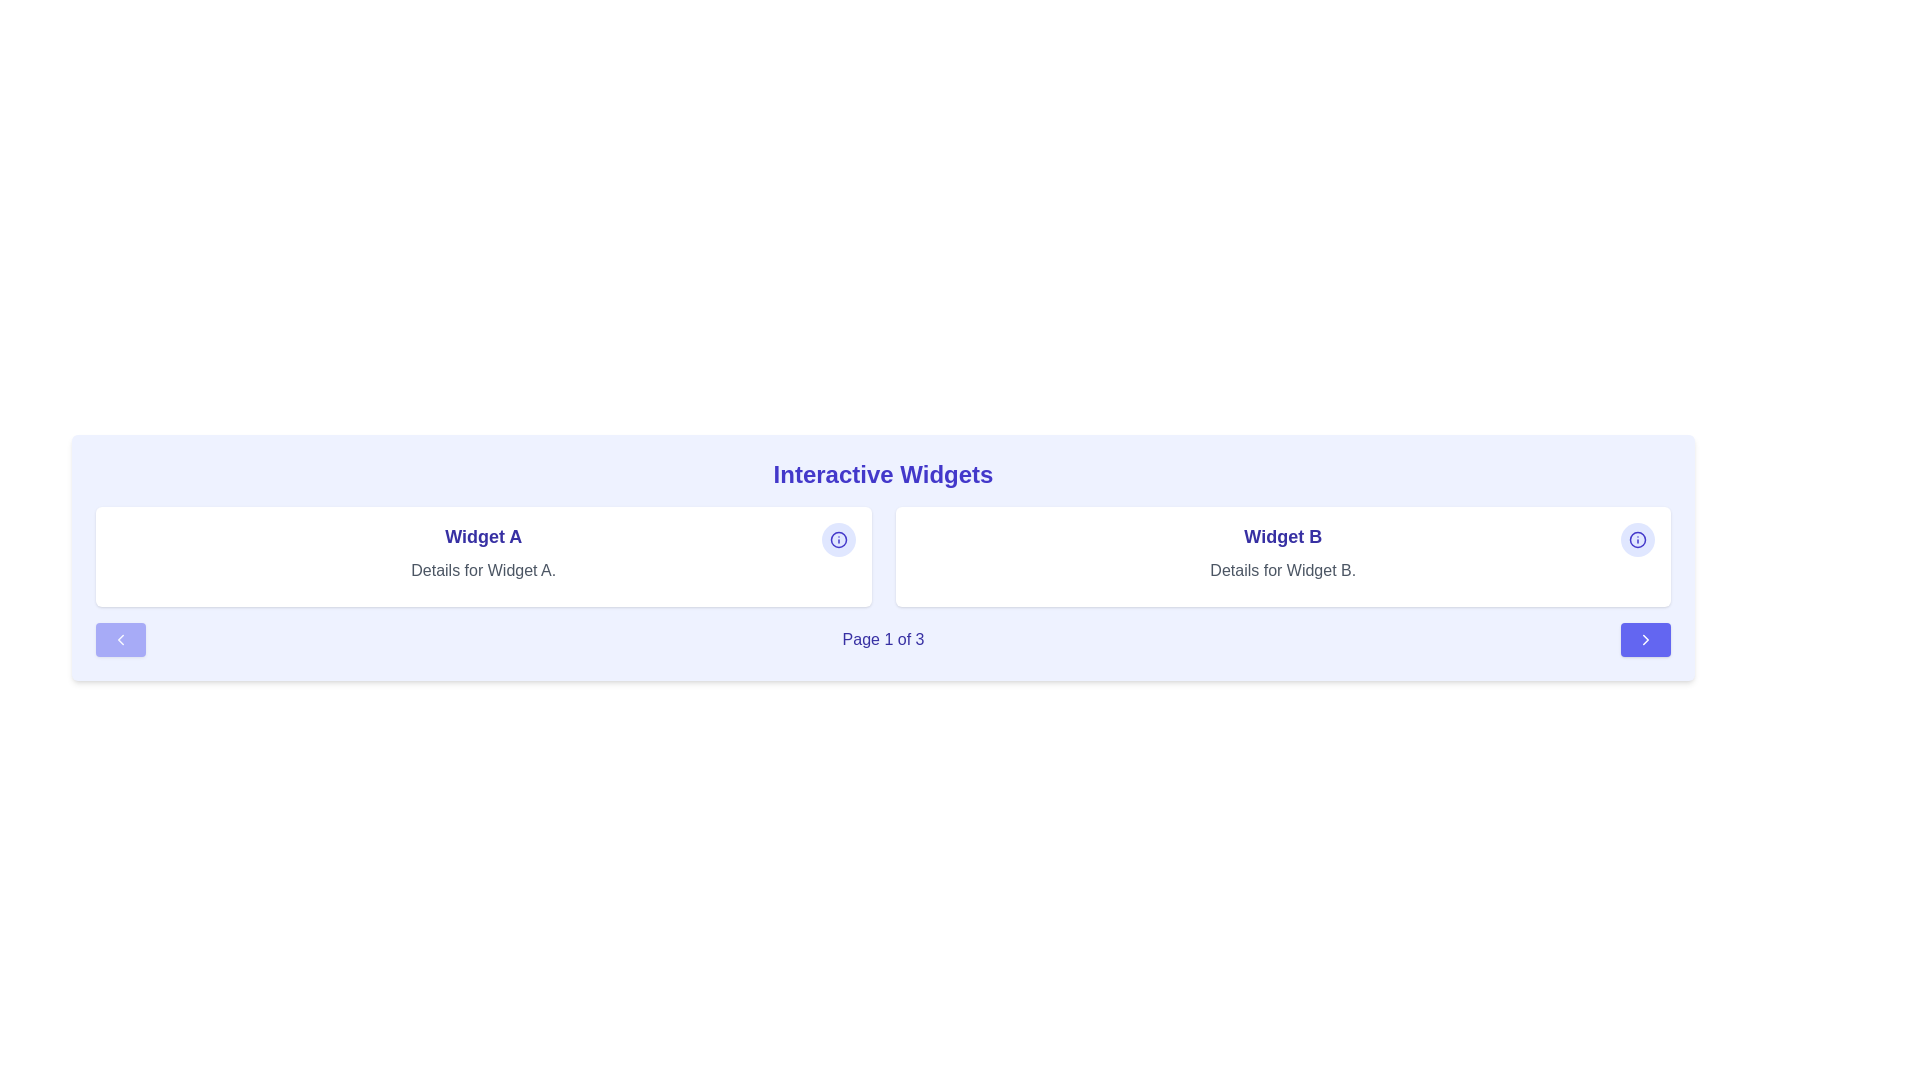 Image resolution: width=1920 pixels, height=1080 pixels. What do you see at coordinates (838, 540) in the screenshot?
I see `the interactive informational button in the top-right corner of 'Widget A'` at bounding box center [838, 540].